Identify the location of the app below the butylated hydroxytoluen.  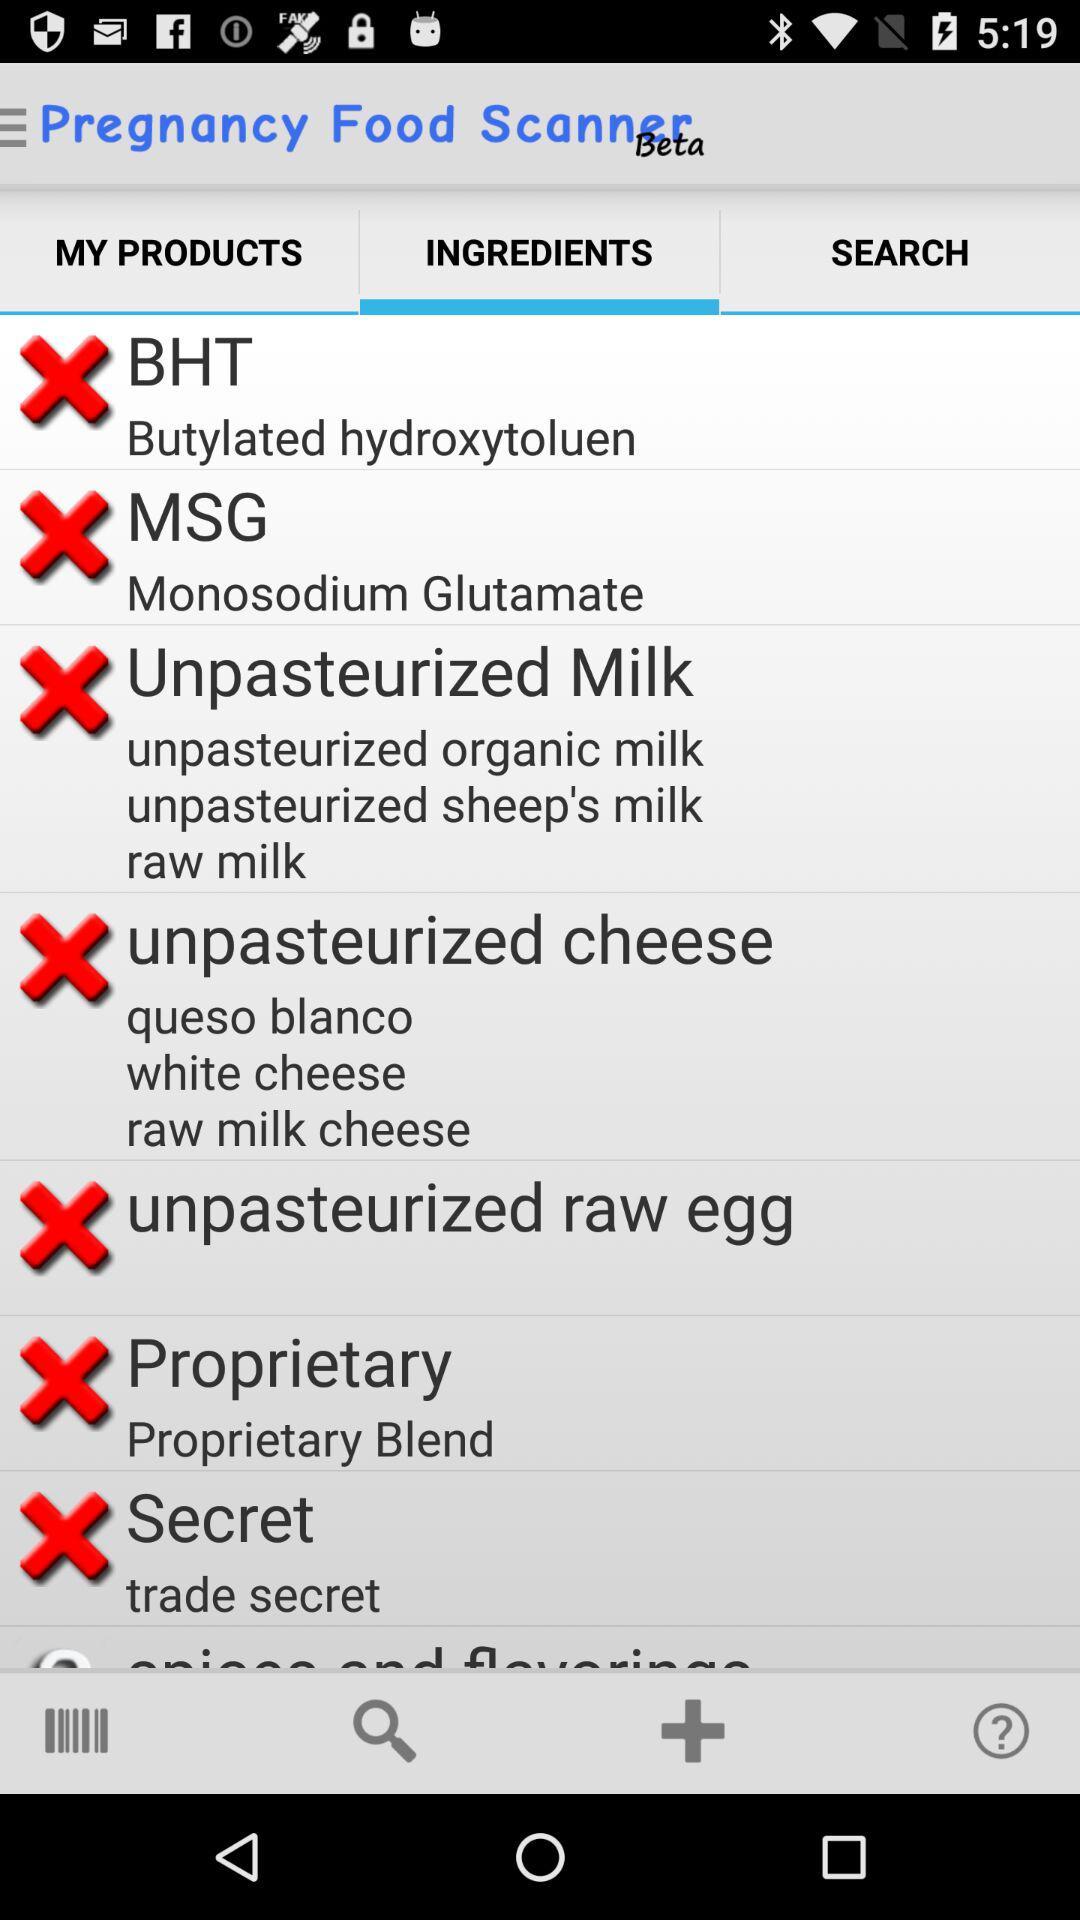
(197, 514).